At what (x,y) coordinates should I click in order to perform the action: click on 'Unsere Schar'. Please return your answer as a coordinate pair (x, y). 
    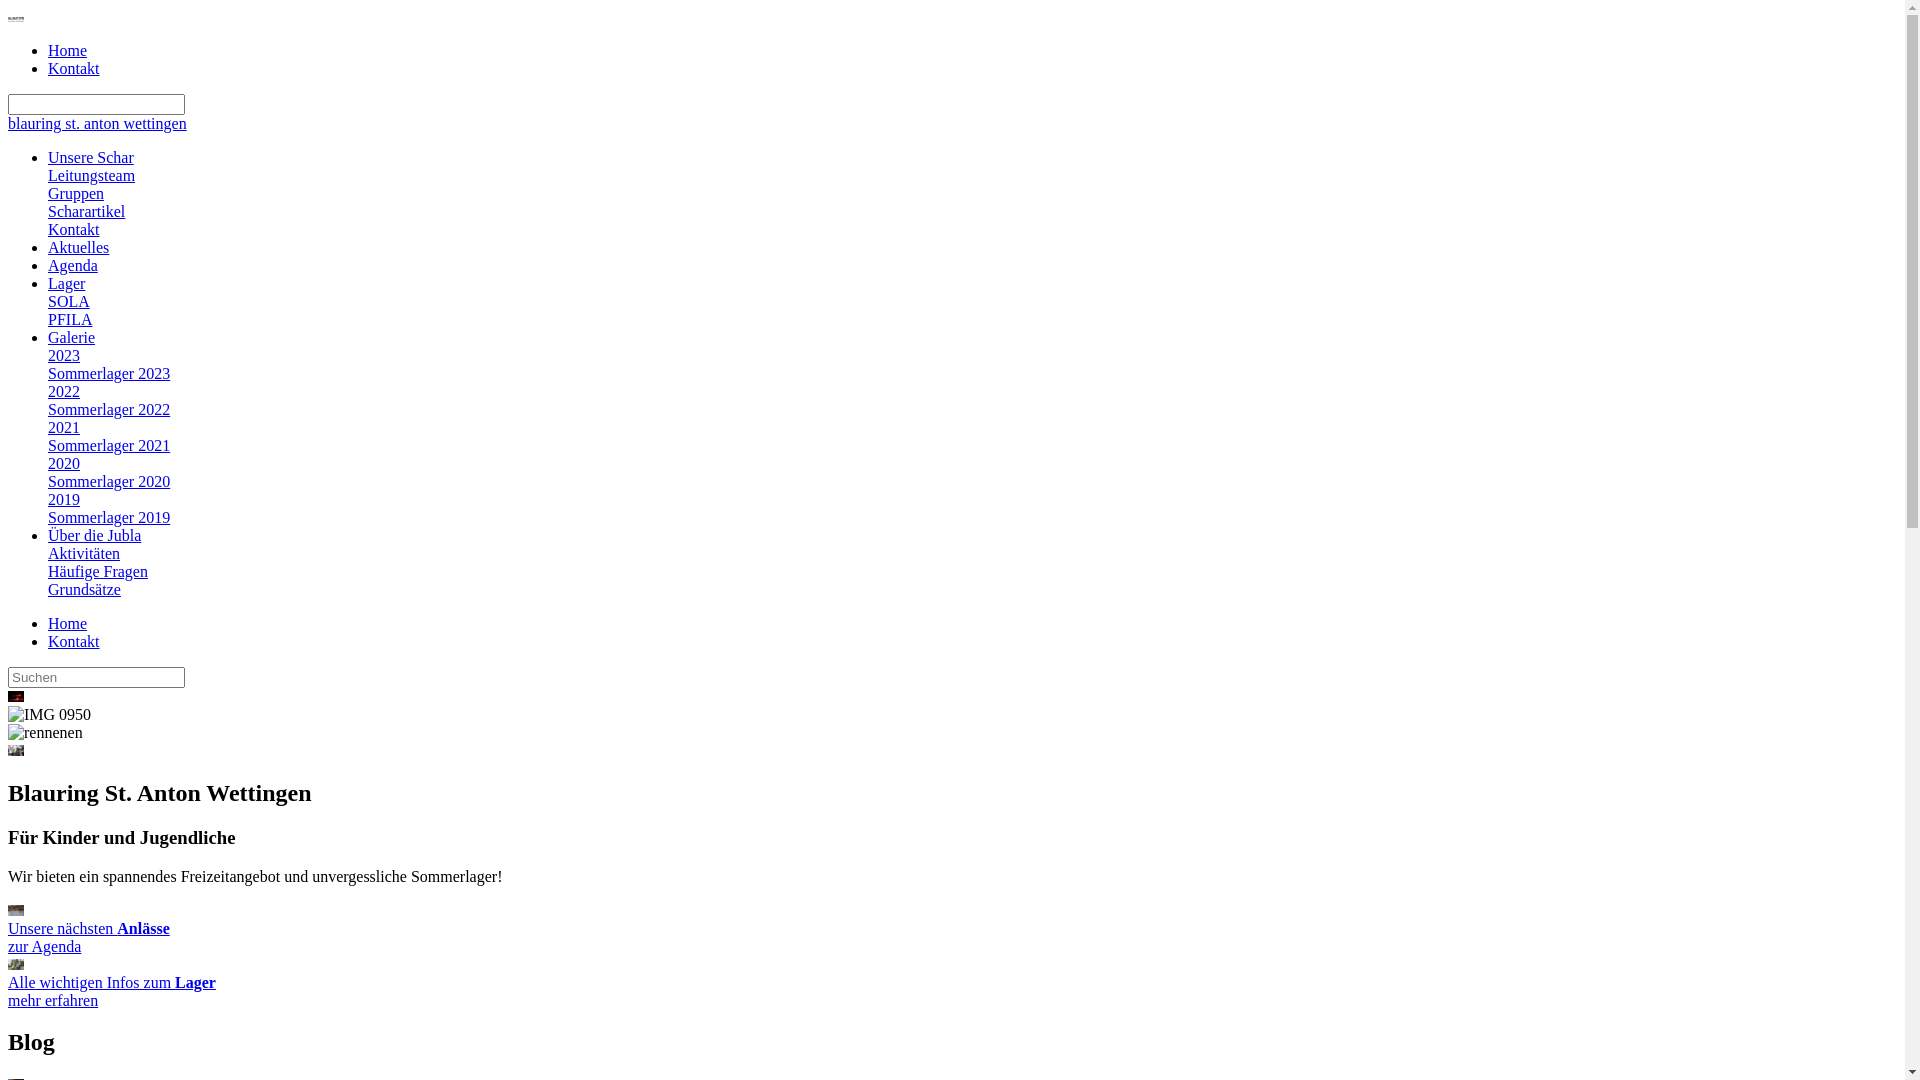
    Looking at the image, I should click on (90, 156).